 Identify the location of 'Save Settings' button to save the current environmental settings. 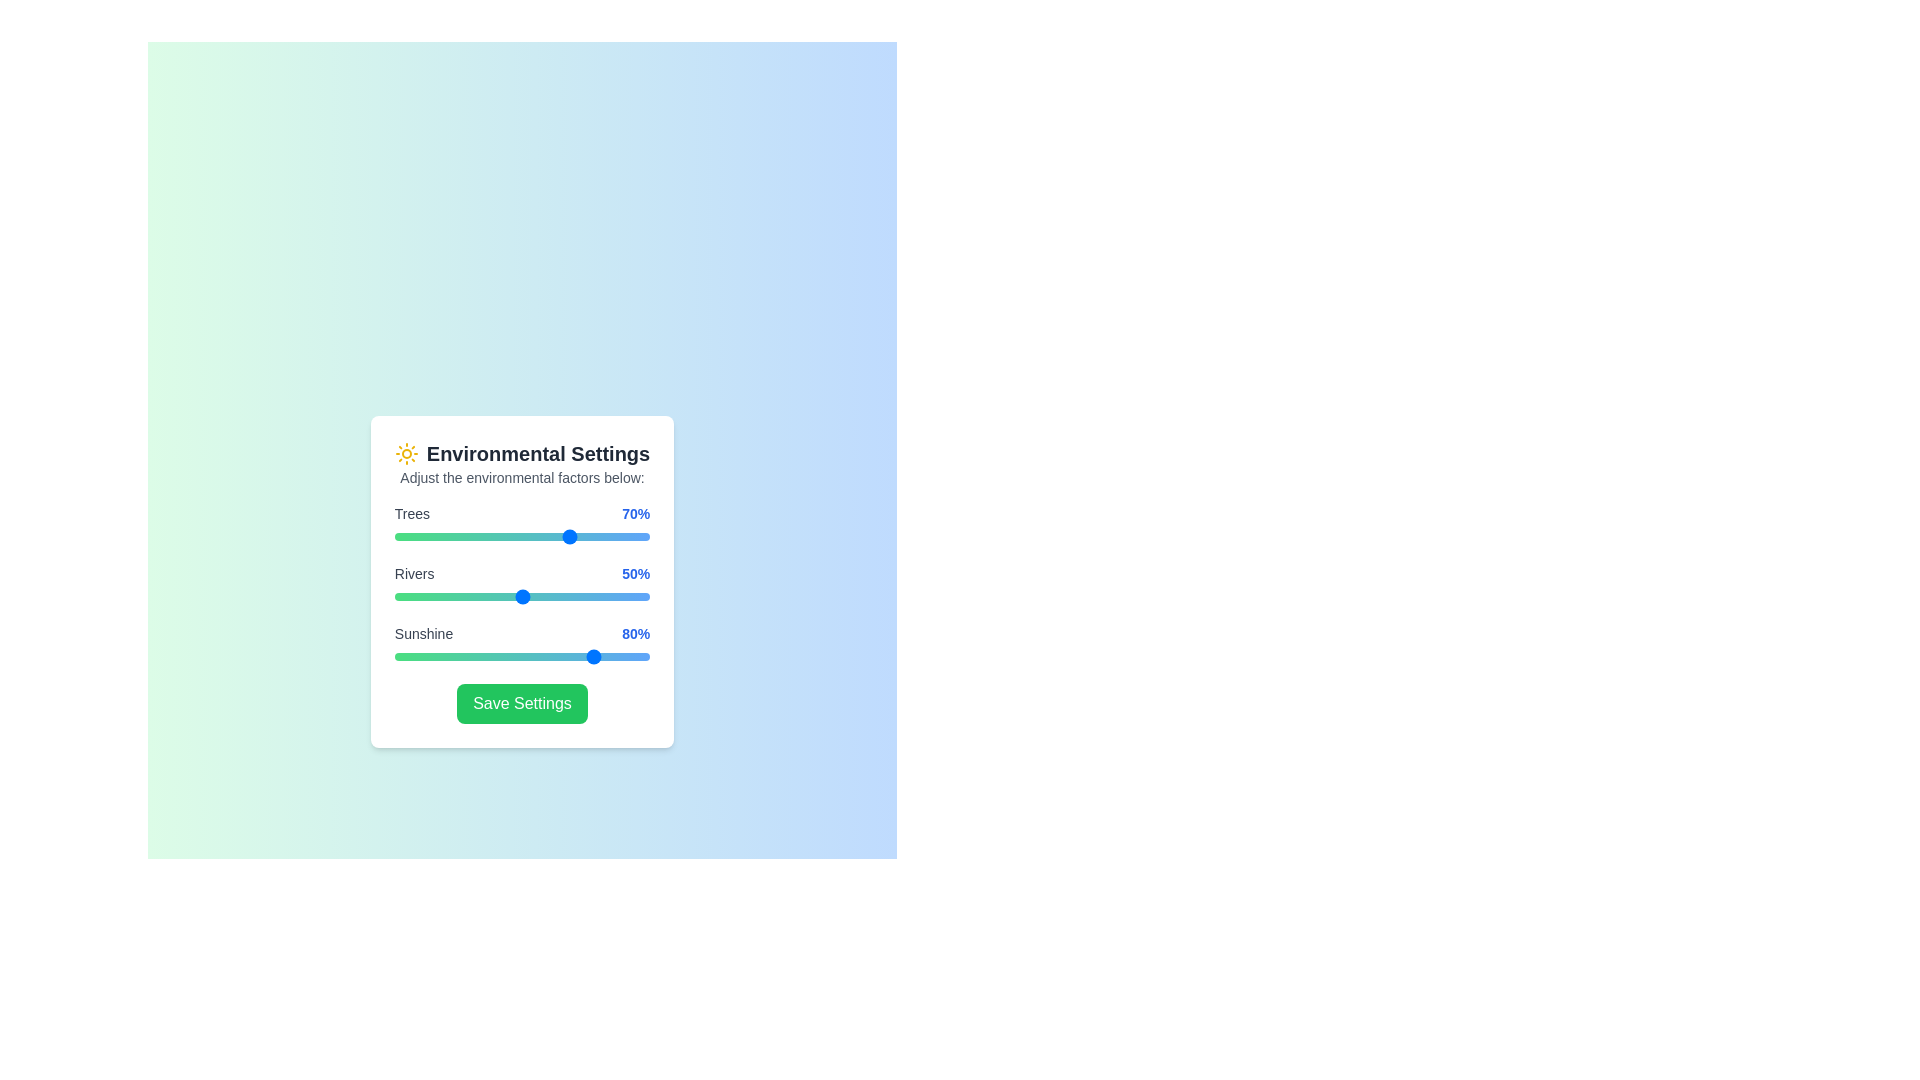
(522, 703).